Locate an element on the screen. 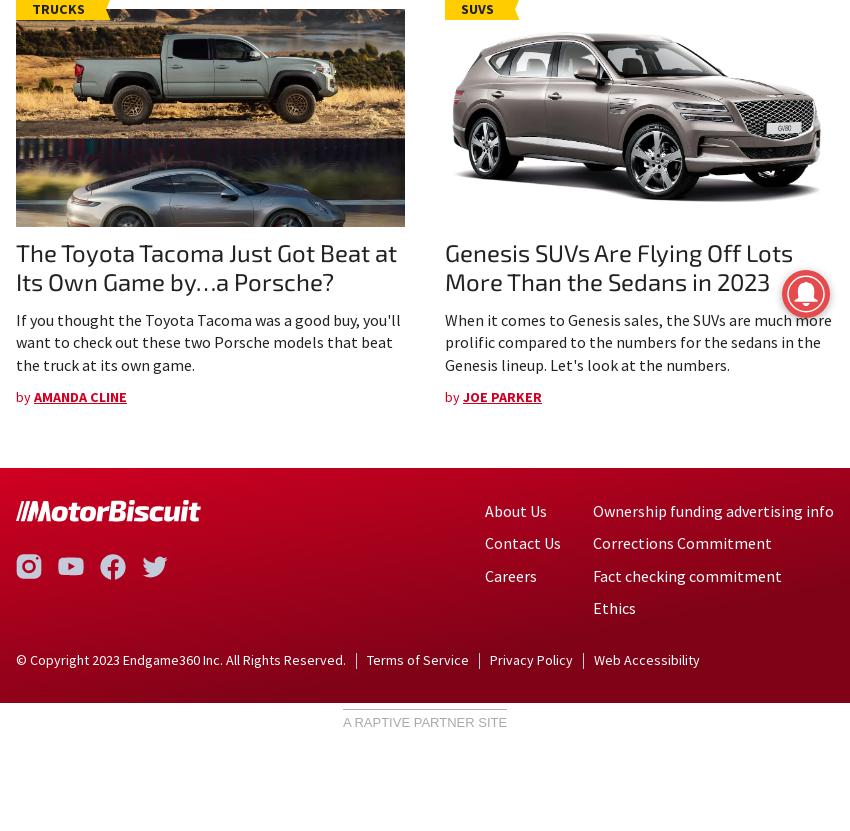  'A Raptive Partner Site' is located at coordinates (424, 721).